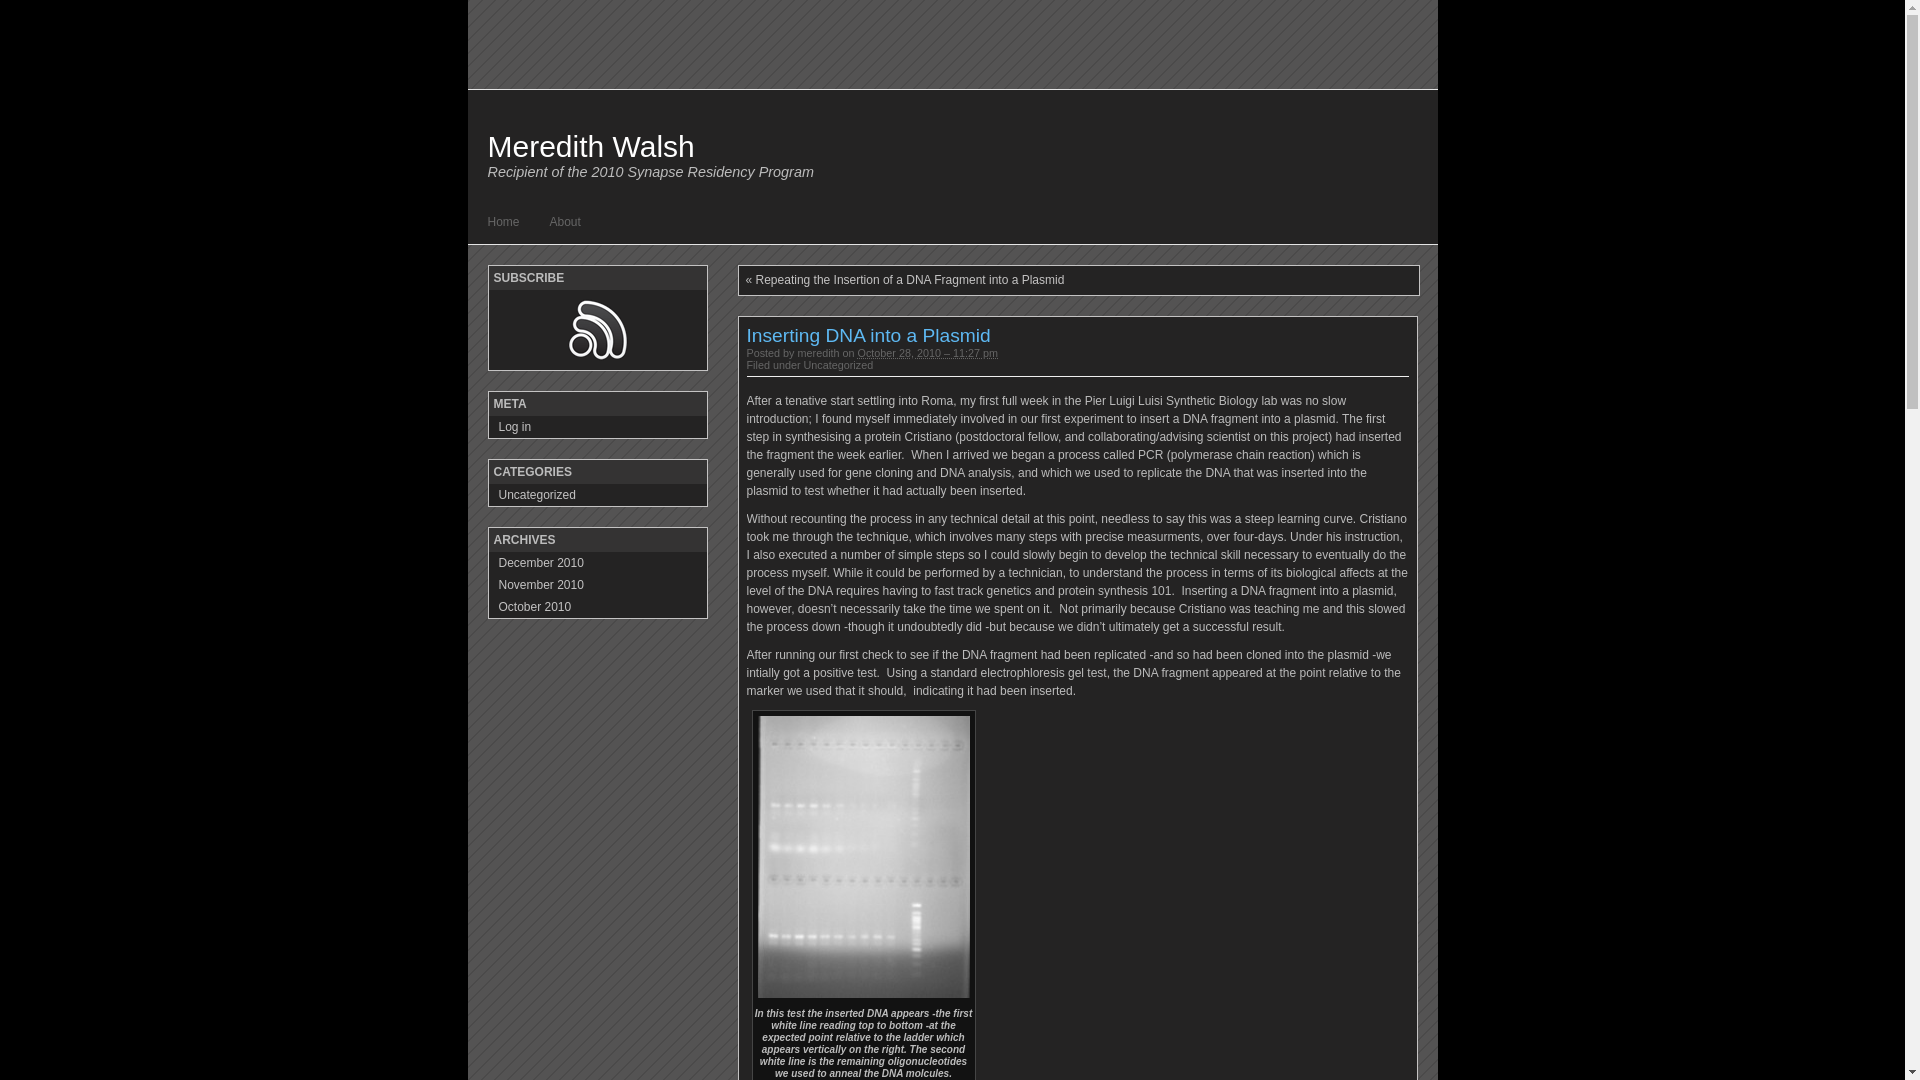 The height and width of the screenshot is (1080, 1920). What do you see at coordinates (595, 585) in the screenshot?
I see `'November 2010'` at bounding box center [595, 585].